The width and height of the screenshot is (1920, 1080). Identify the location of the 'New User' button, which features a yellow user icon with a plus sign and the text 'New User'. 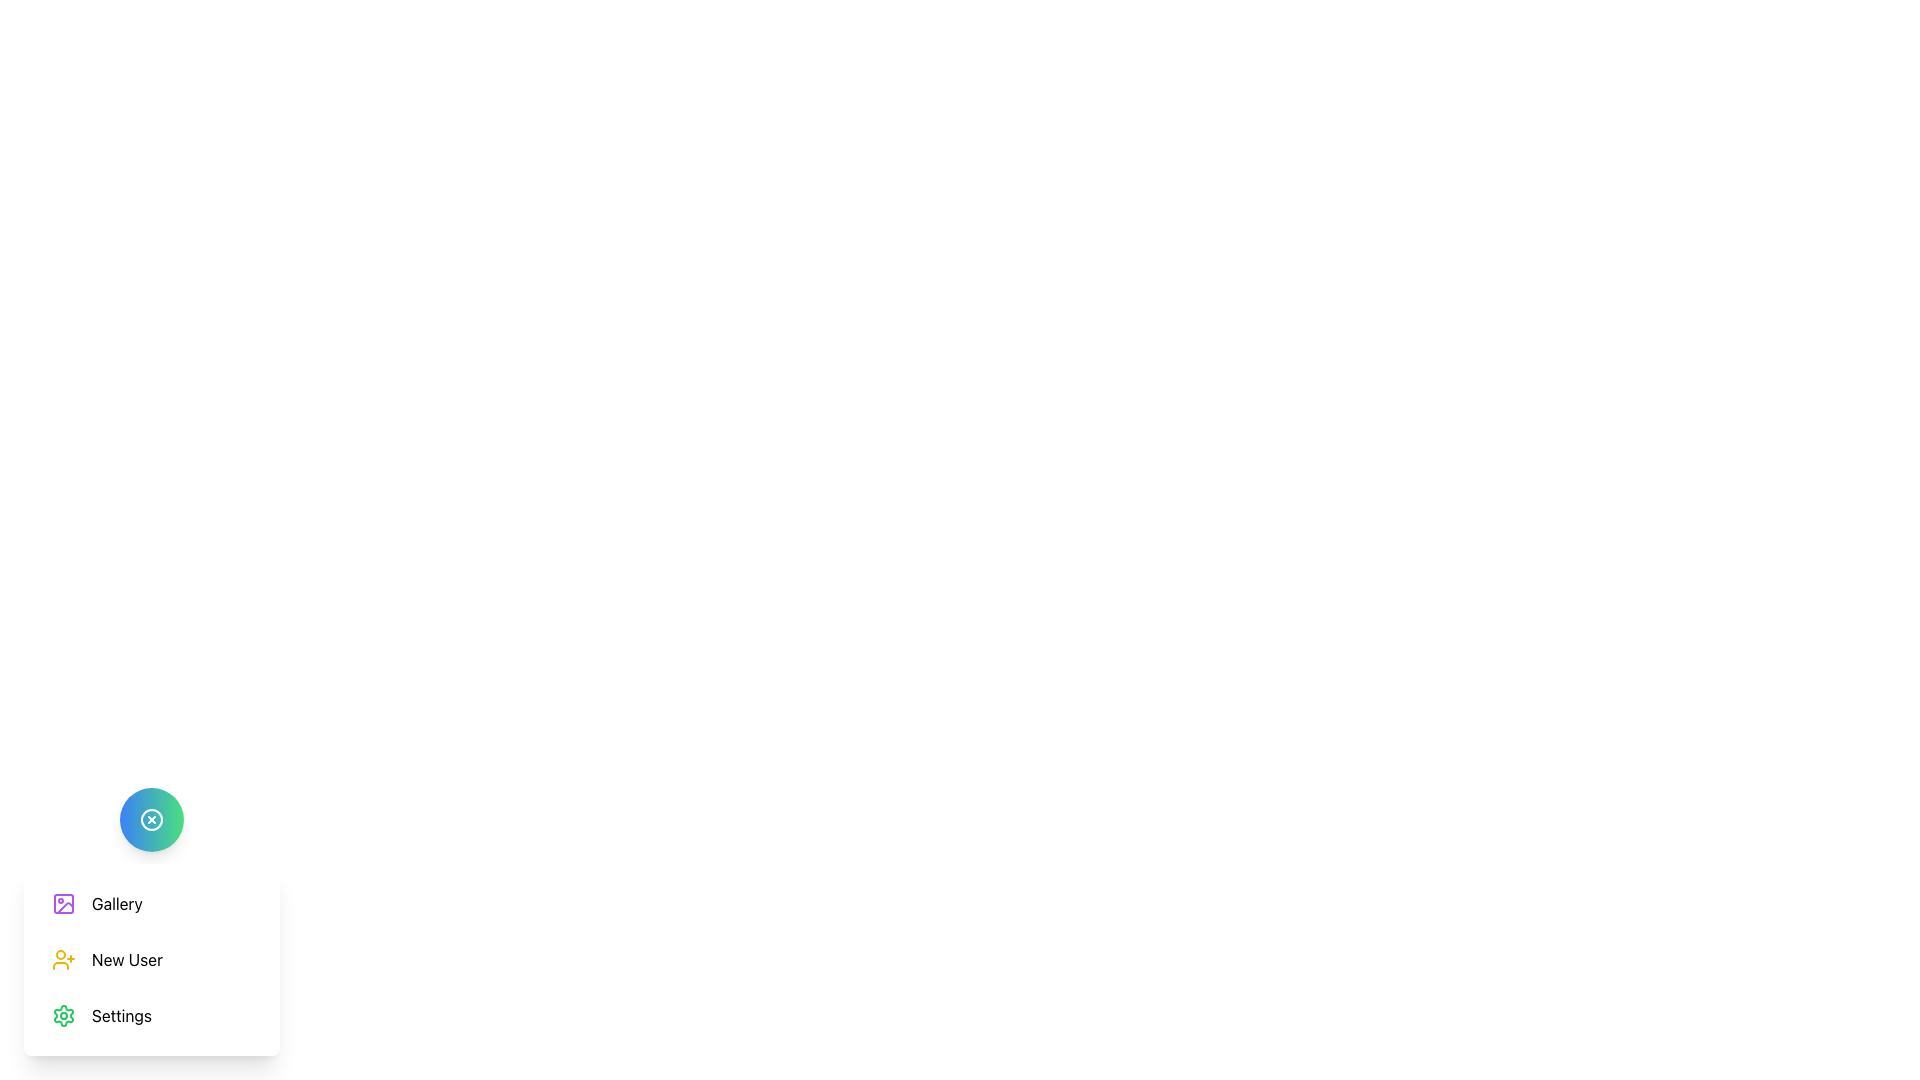
(106, 959).